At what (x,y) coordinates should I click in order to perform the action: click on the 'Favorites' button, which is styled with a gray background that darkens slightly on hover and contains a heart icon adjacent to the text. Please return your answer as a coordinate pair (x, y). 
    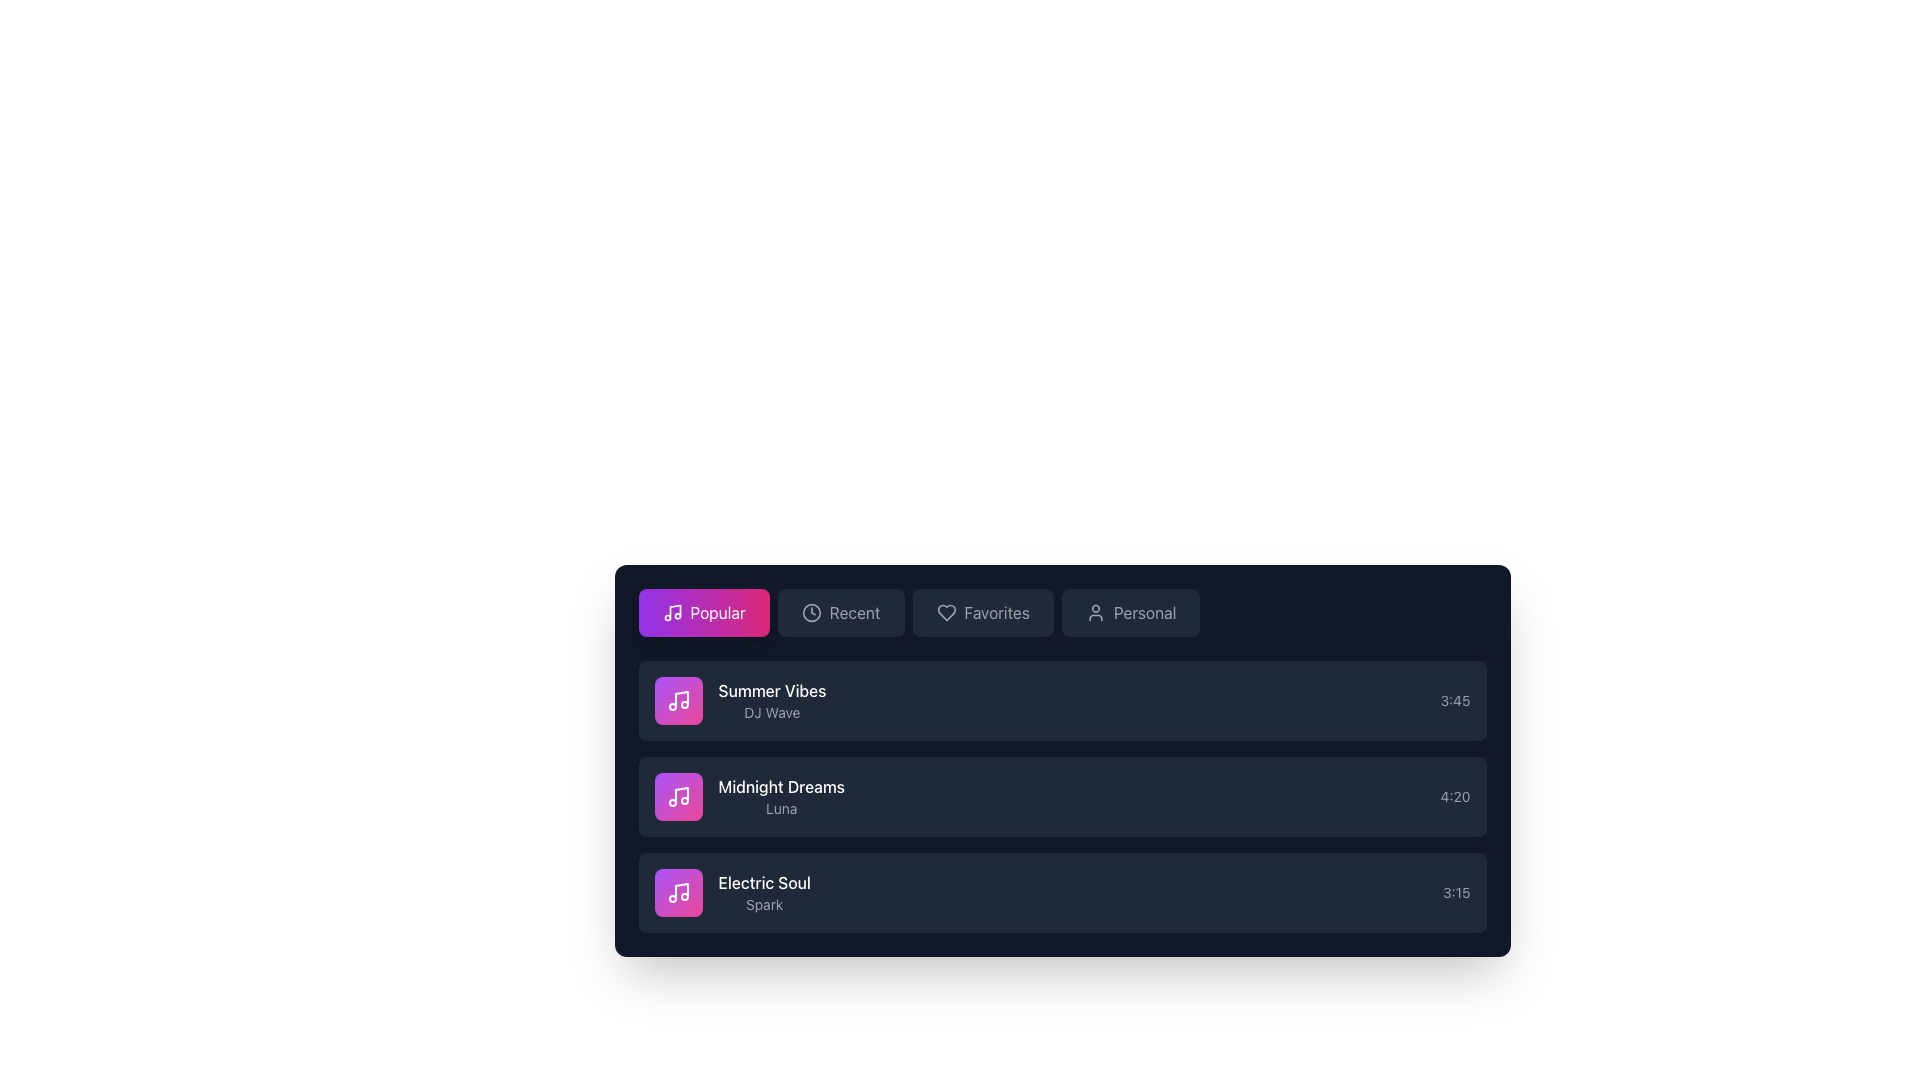
    Looking at the image, I should click on (983, 612).